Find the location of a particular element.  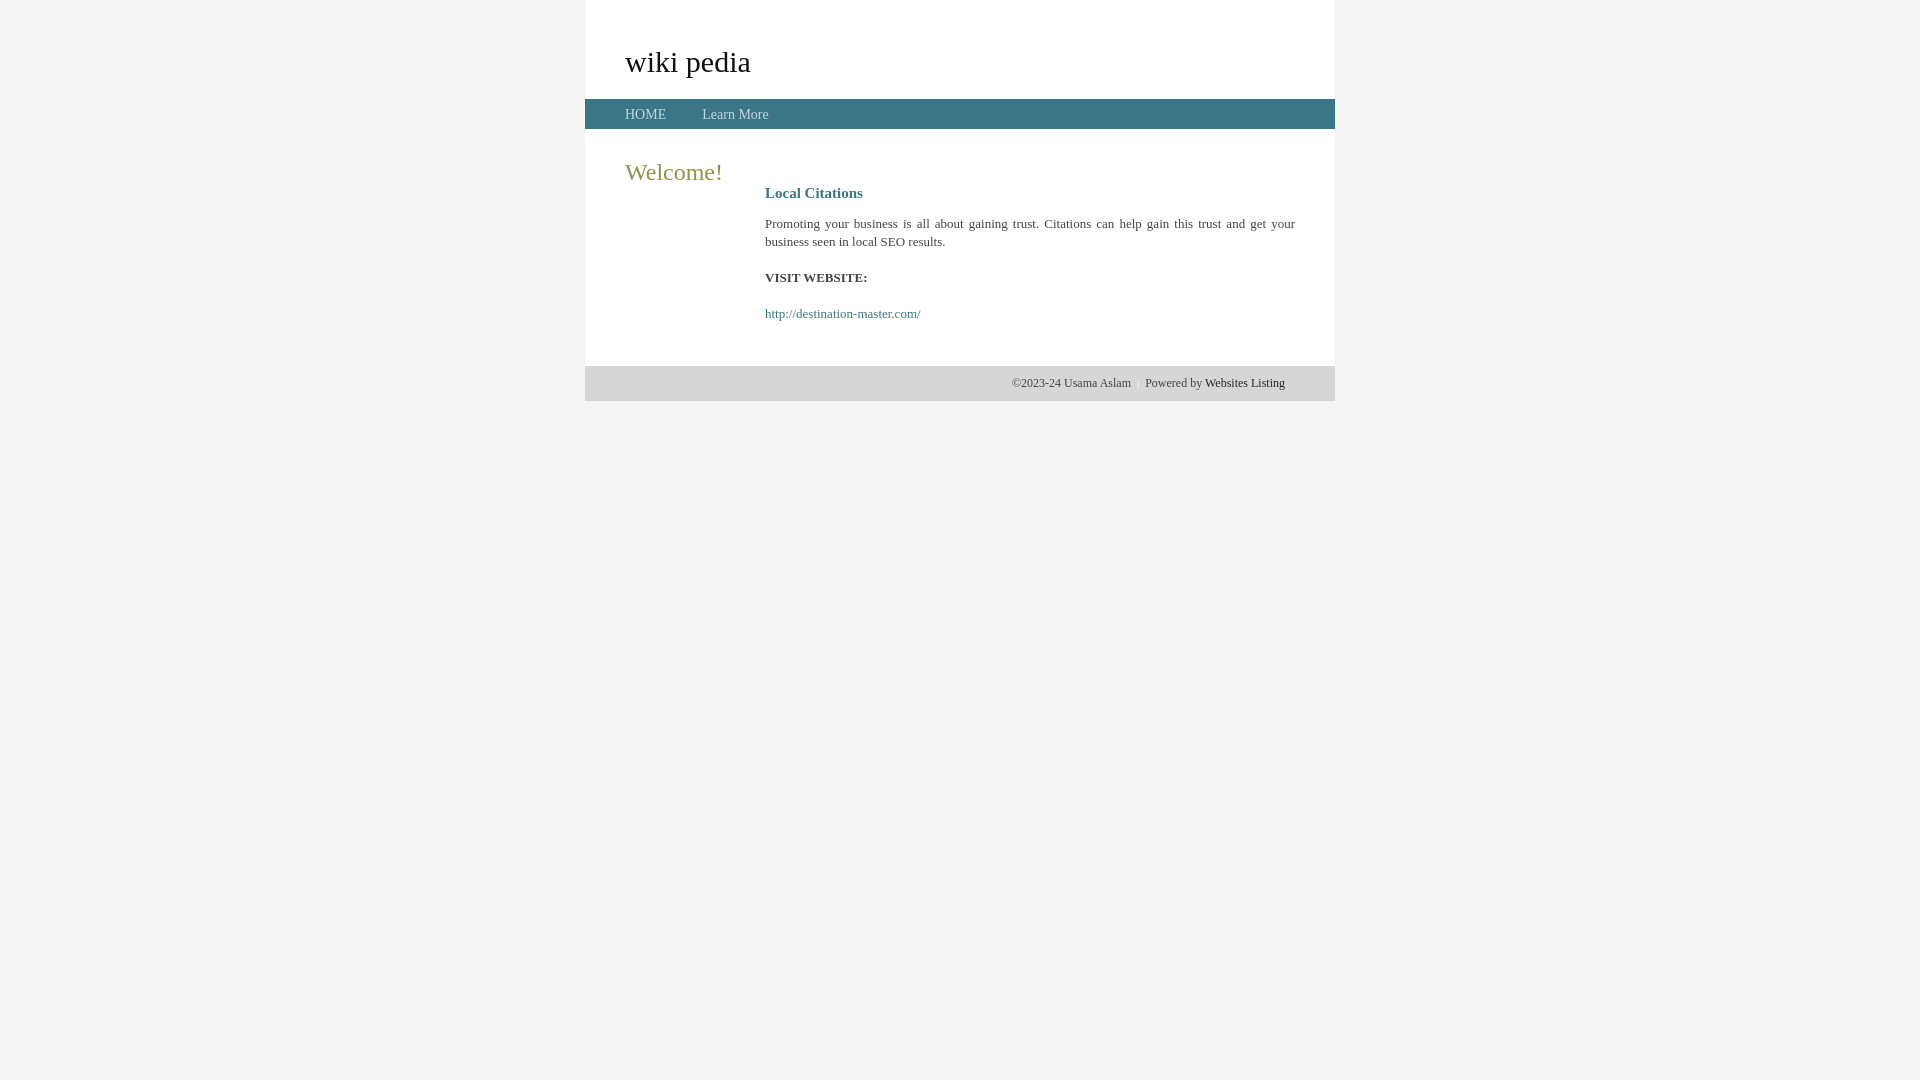

'Learn More' is located at coordinates (701, 114).